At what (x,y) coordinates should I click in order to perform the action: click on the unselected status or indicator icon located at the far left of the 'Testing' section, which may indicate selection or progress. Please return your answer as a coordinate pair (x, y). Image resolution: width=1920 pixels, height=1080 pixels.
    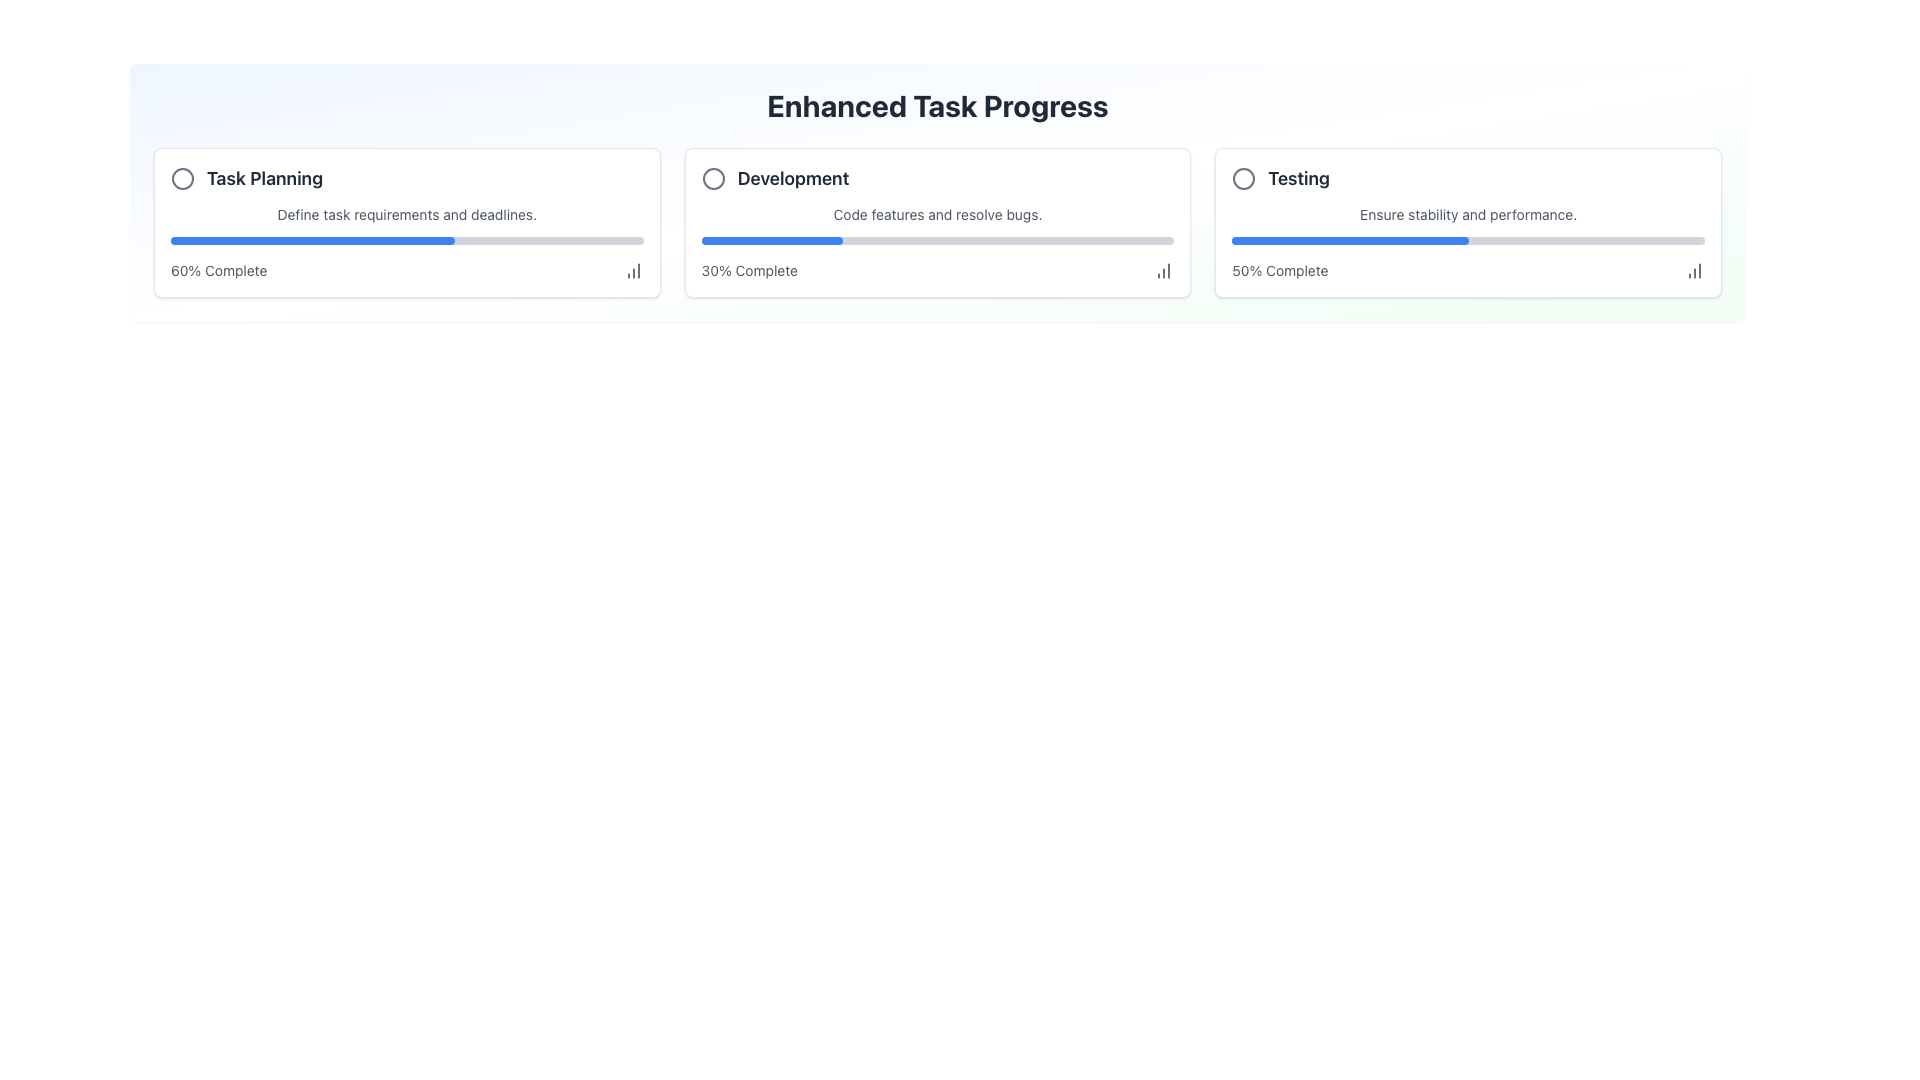
    Looking at the image, I should click on (1243, 177).